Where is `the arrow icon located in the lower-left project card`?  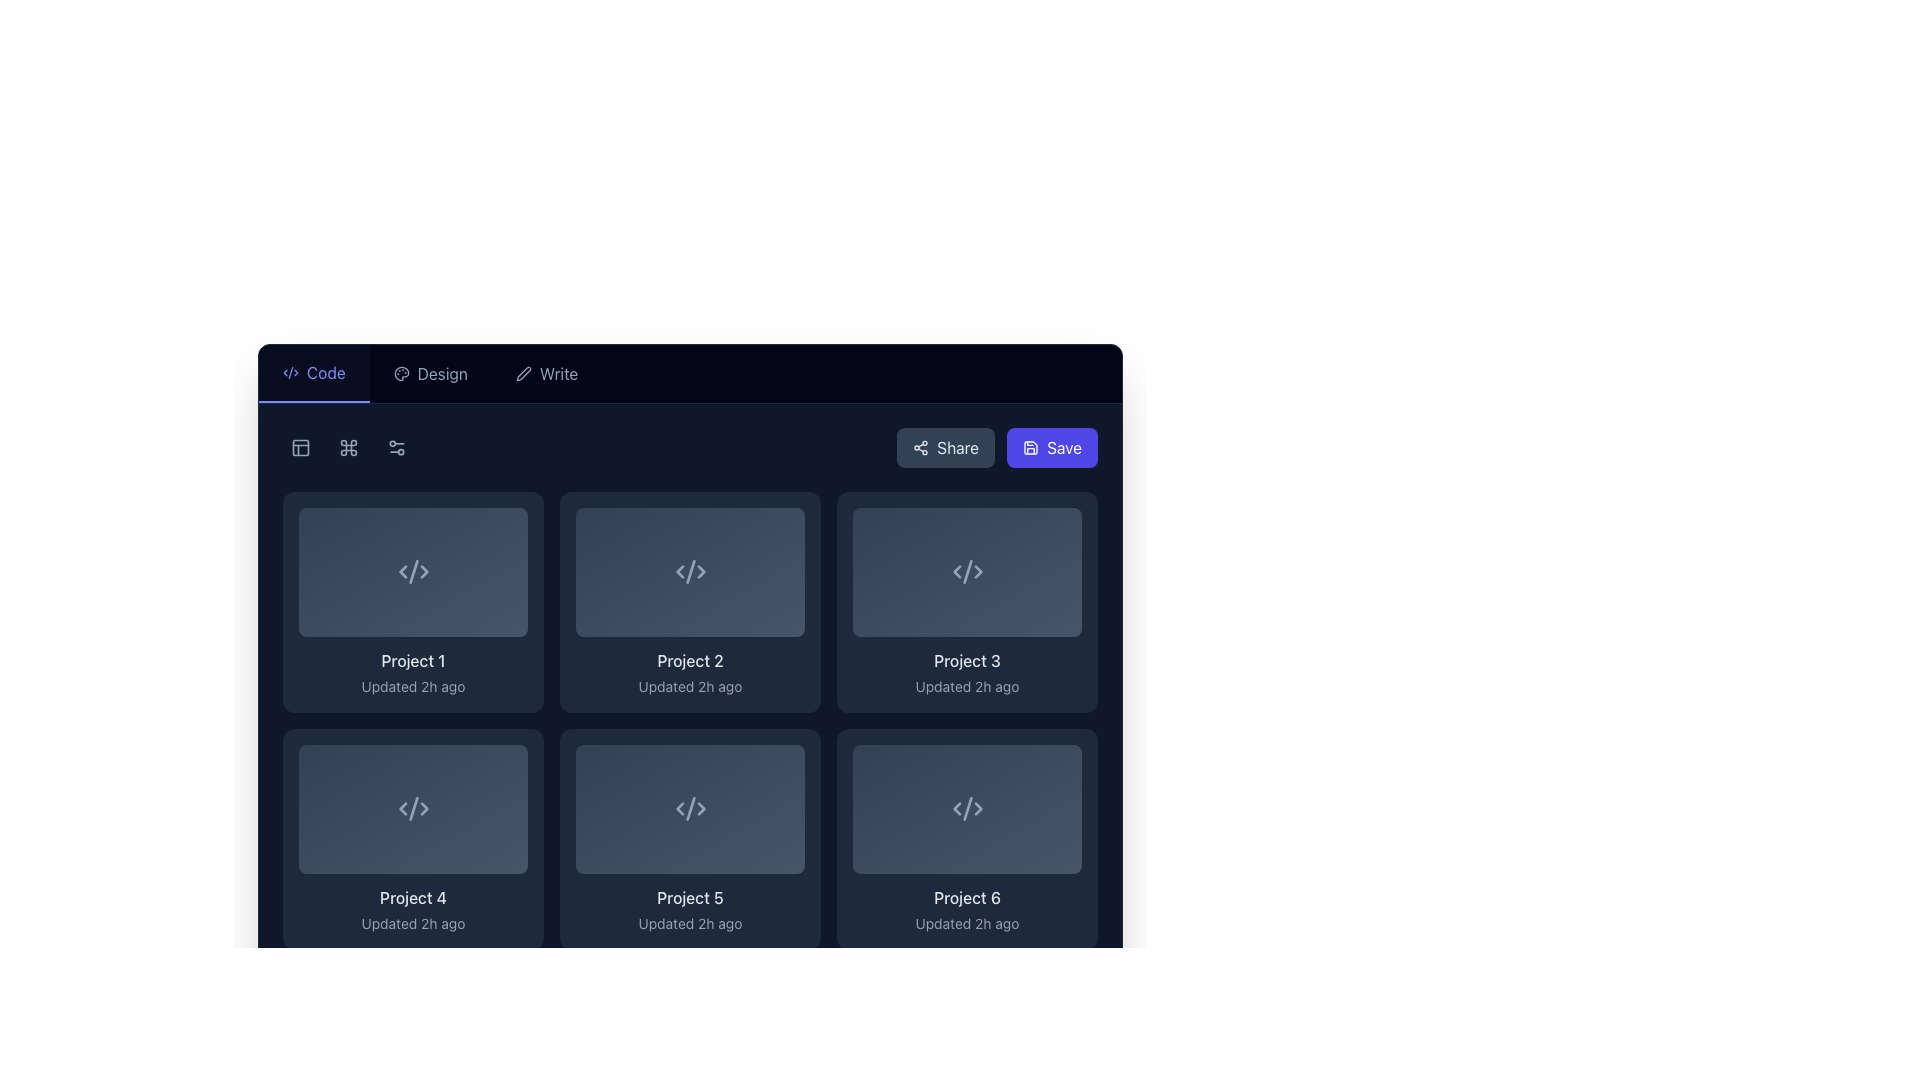
the arrow icon located in the lower-left project card is located at coordinates (423, 808).